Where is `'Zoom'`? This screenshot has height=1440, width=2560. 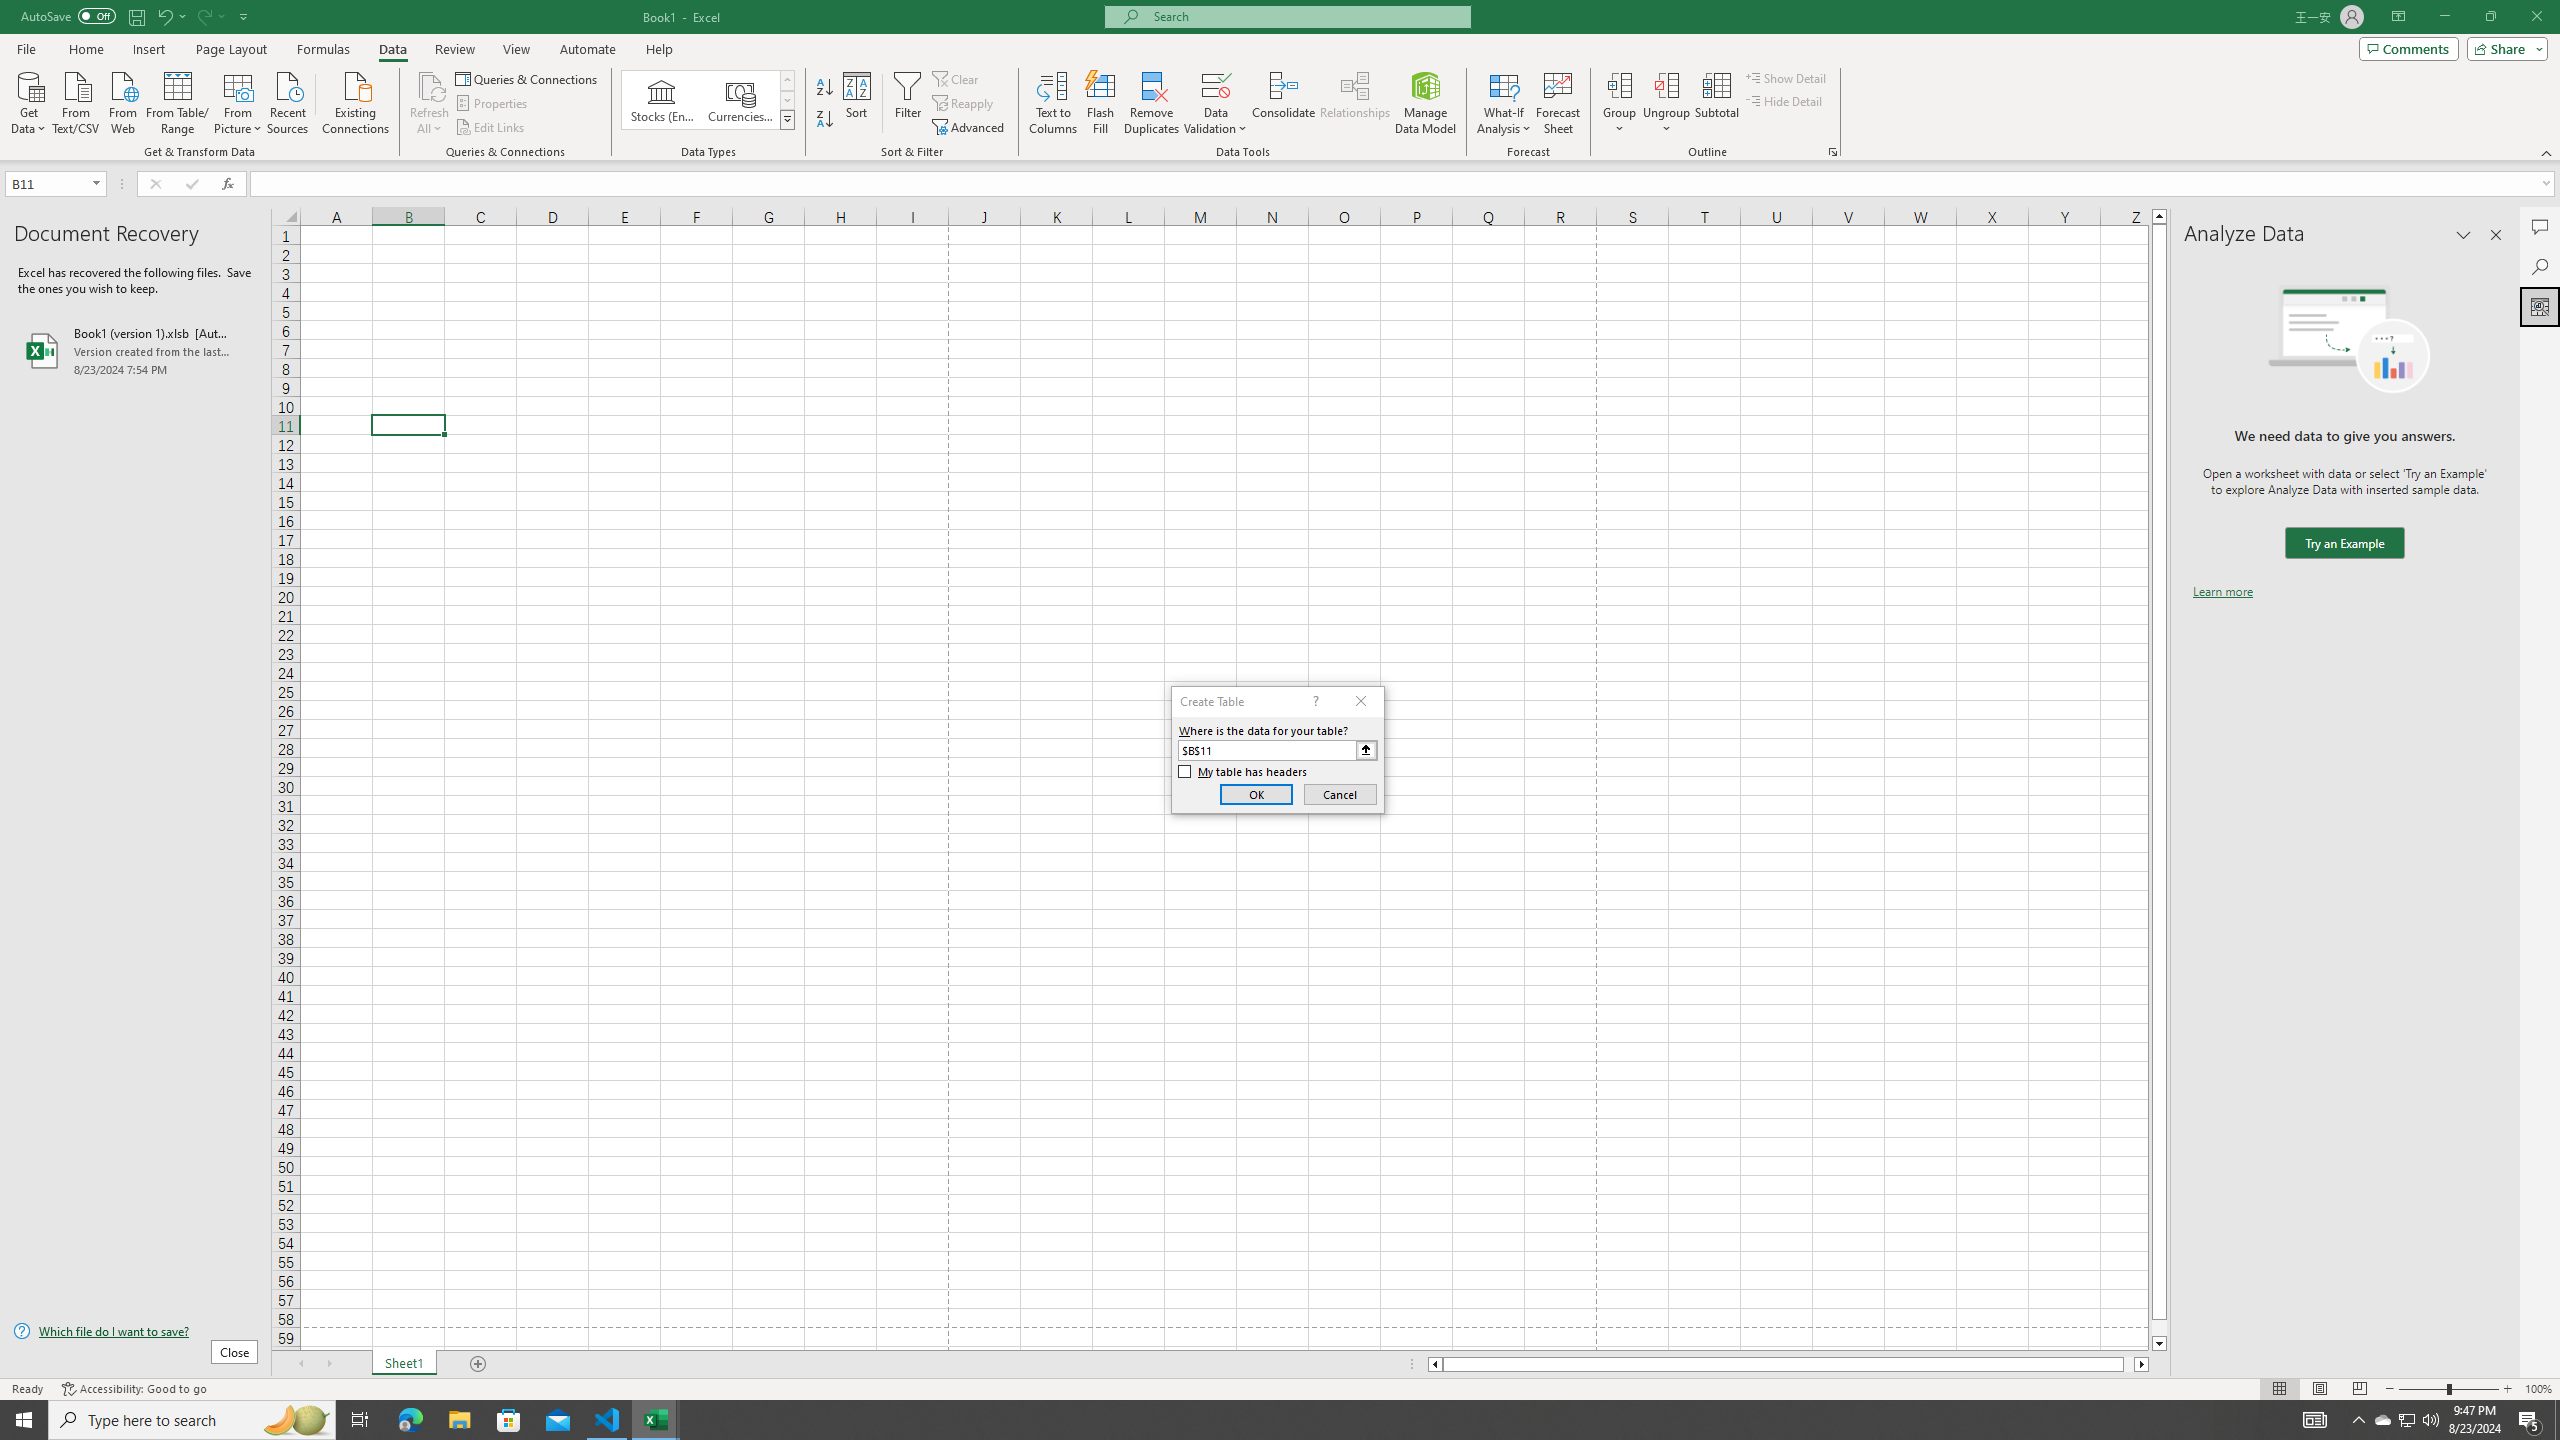
'Zoom' is located at coordinates (2447, 1389).